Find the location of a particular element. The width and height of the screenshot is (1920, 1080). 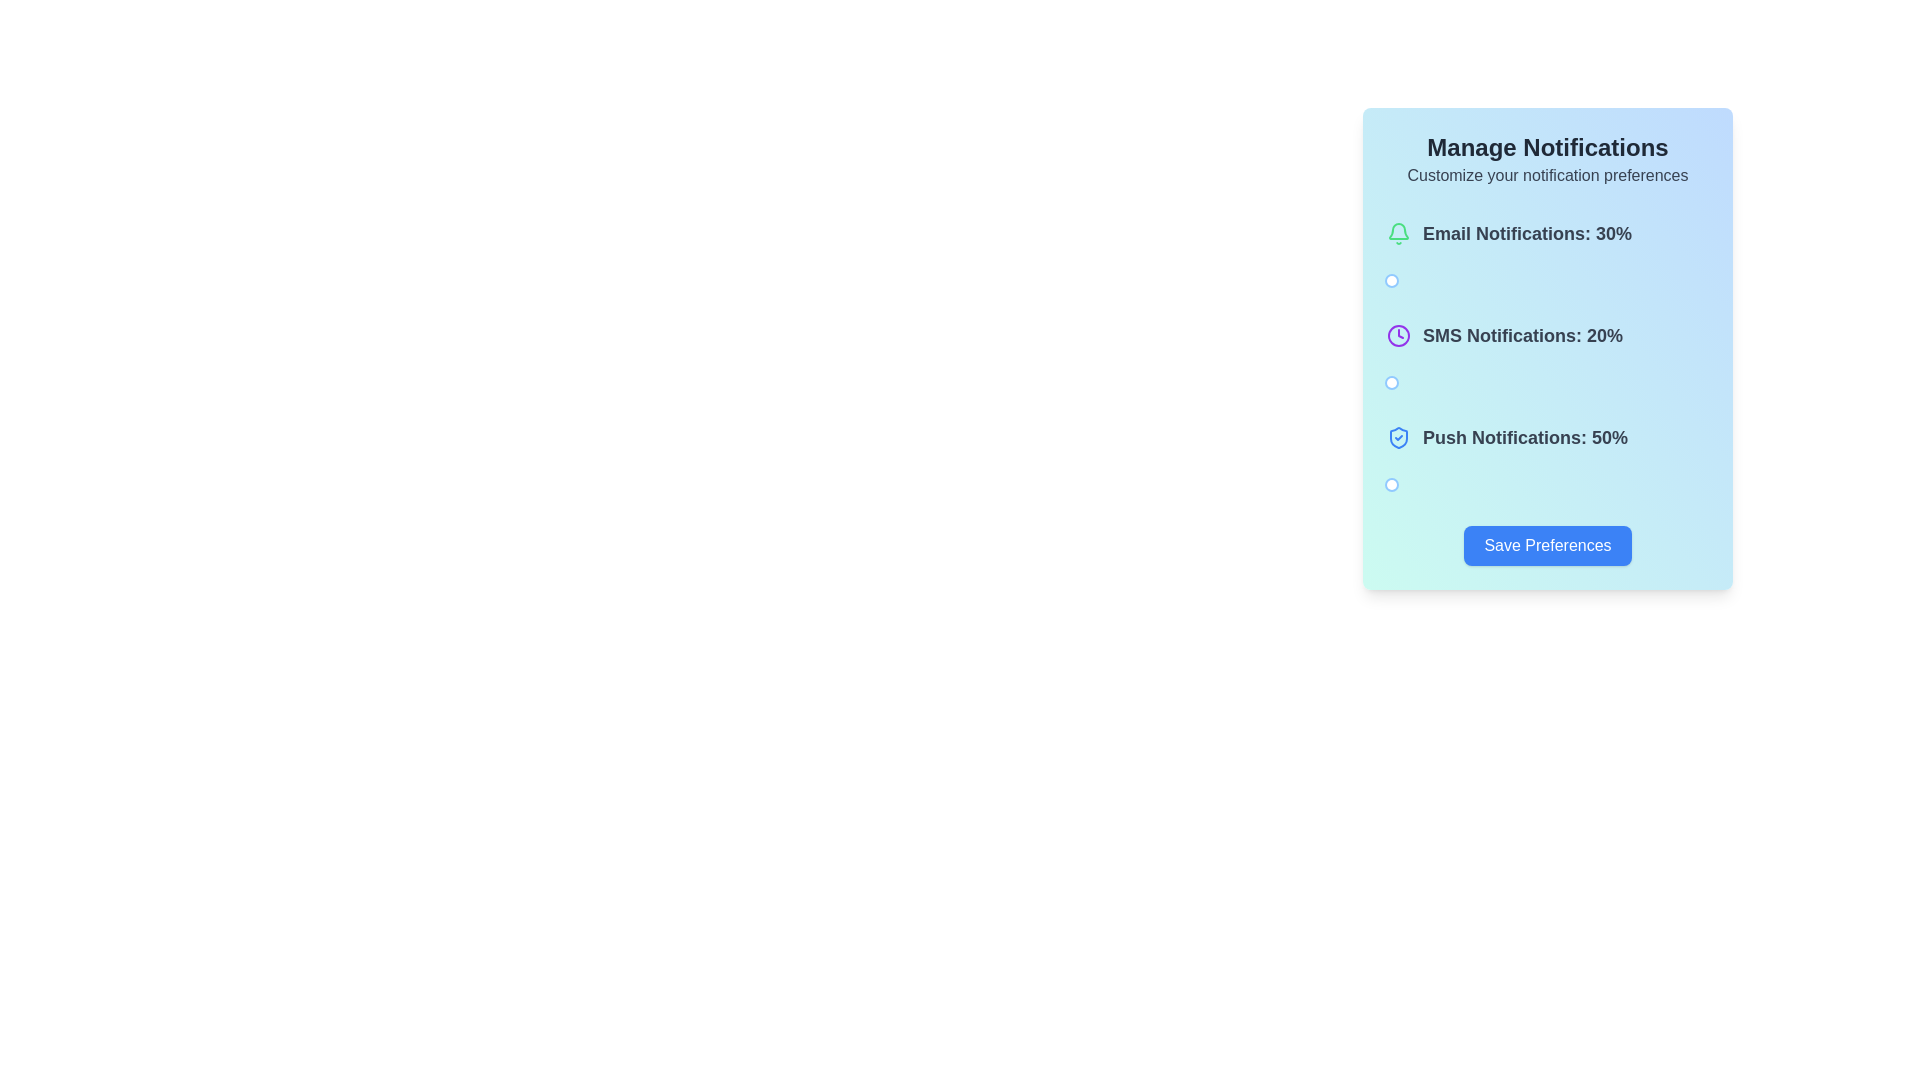

the 'Push Notifications' value is located at coordinates (1396, 485).